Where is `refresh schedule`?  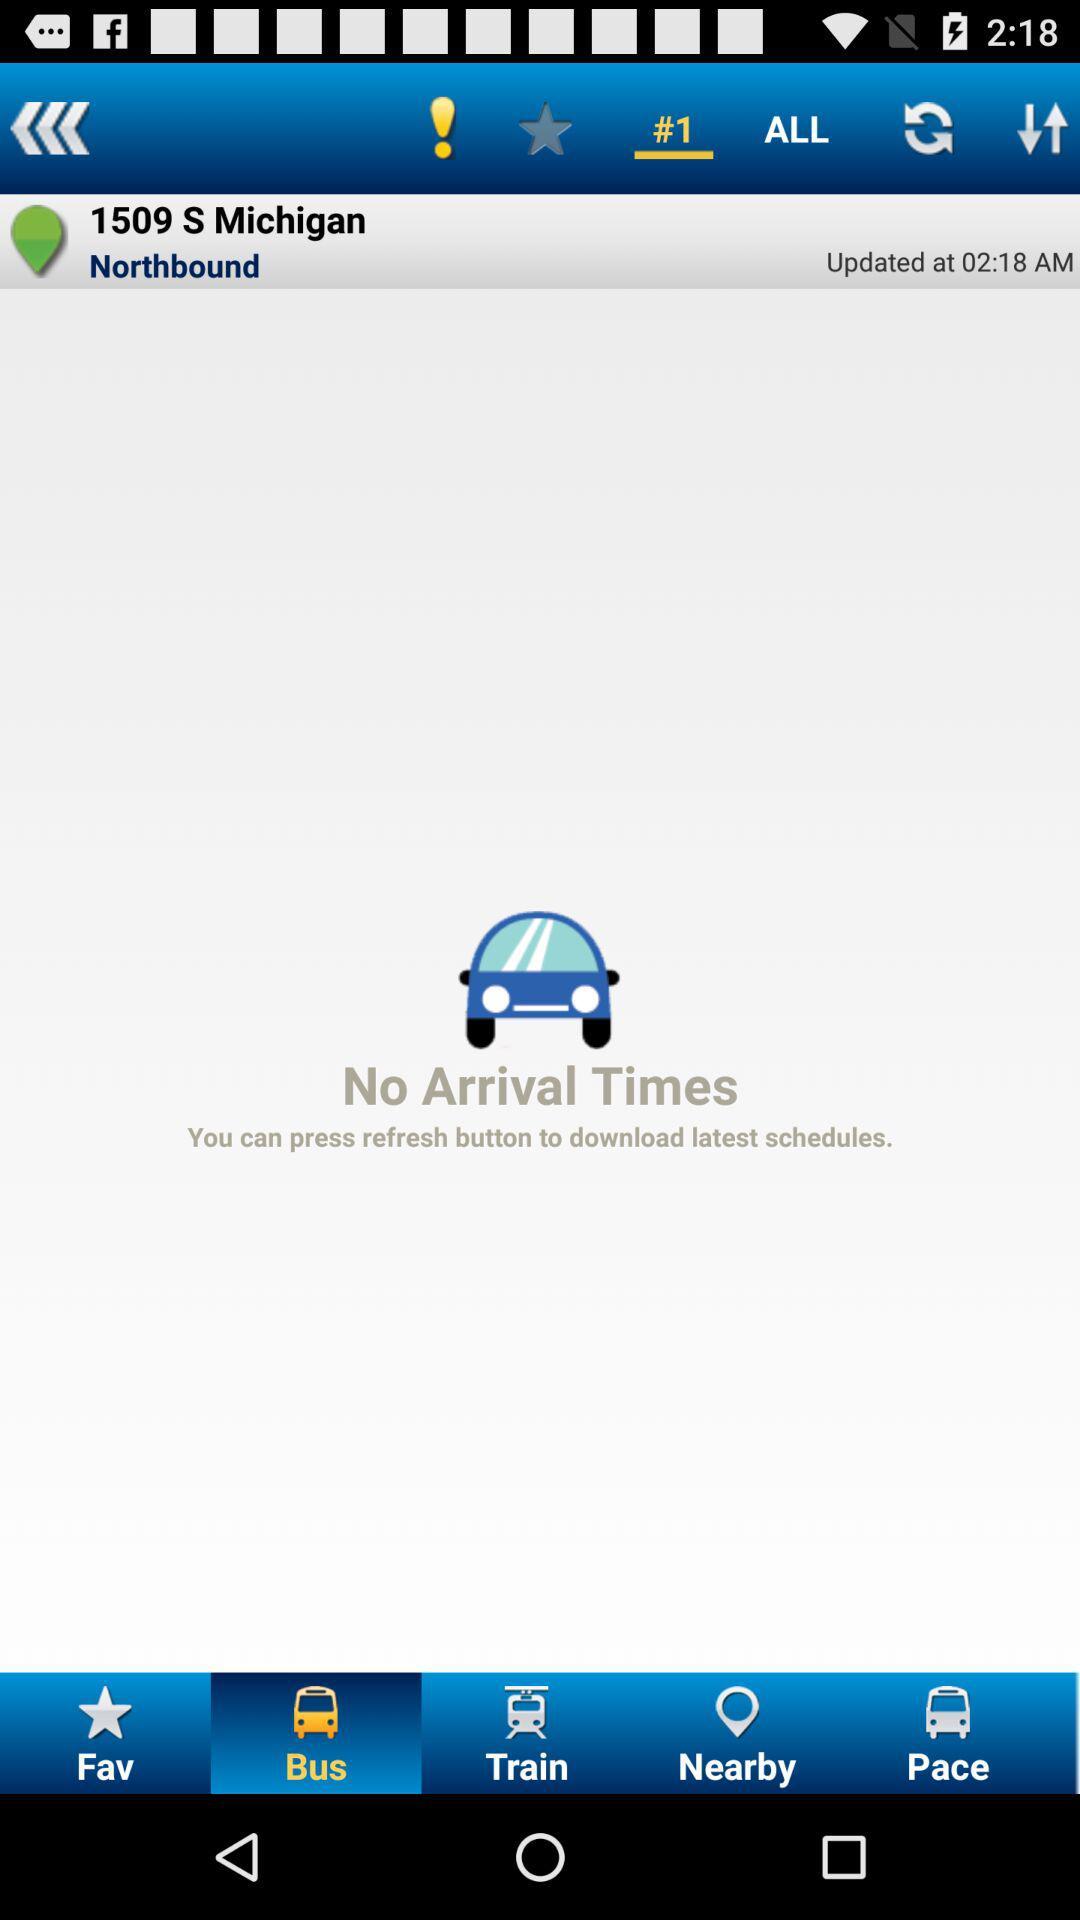 refresh schedule is located at coordinates (927, 127).